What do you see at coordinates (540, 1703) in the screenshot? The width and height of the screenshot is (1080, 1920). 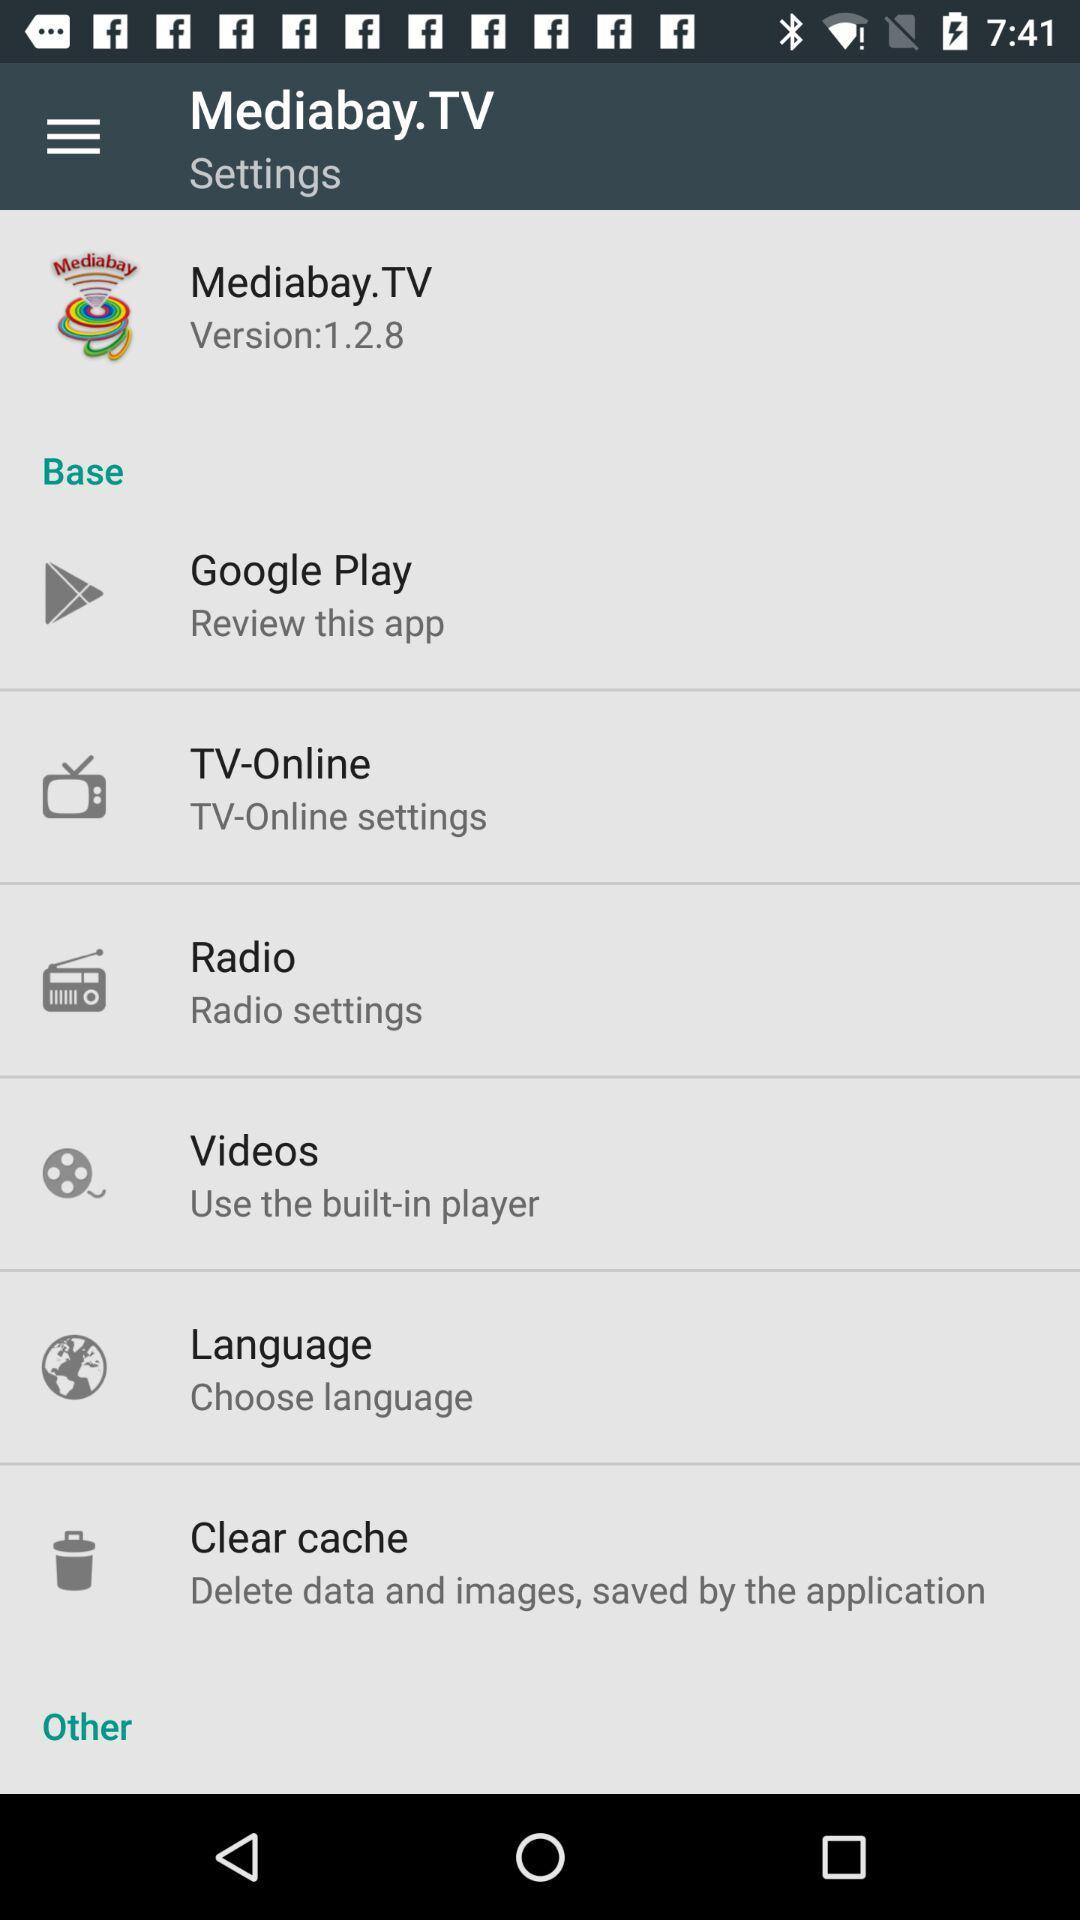 I see `other item` at bounding box center [540, 1703].